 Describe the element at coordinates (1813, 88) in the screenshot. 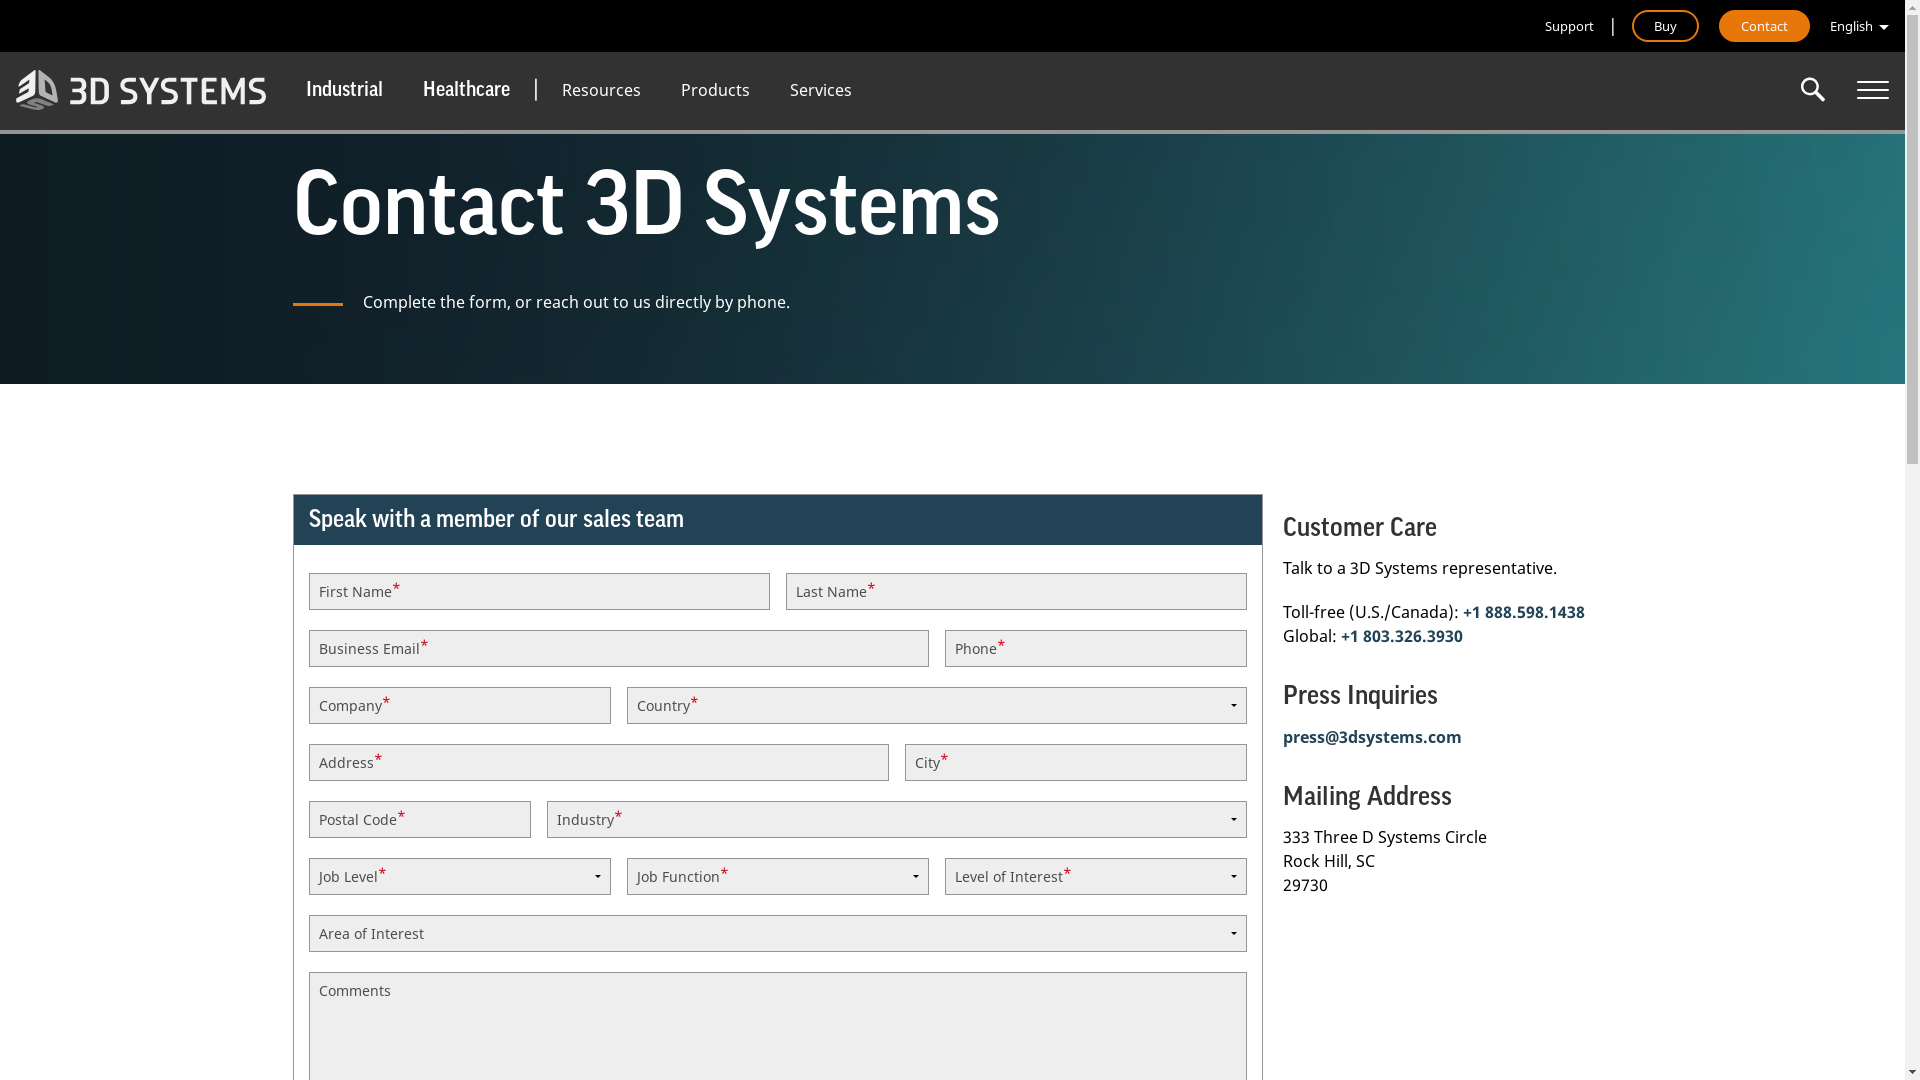

I see `'Search'` at that location.